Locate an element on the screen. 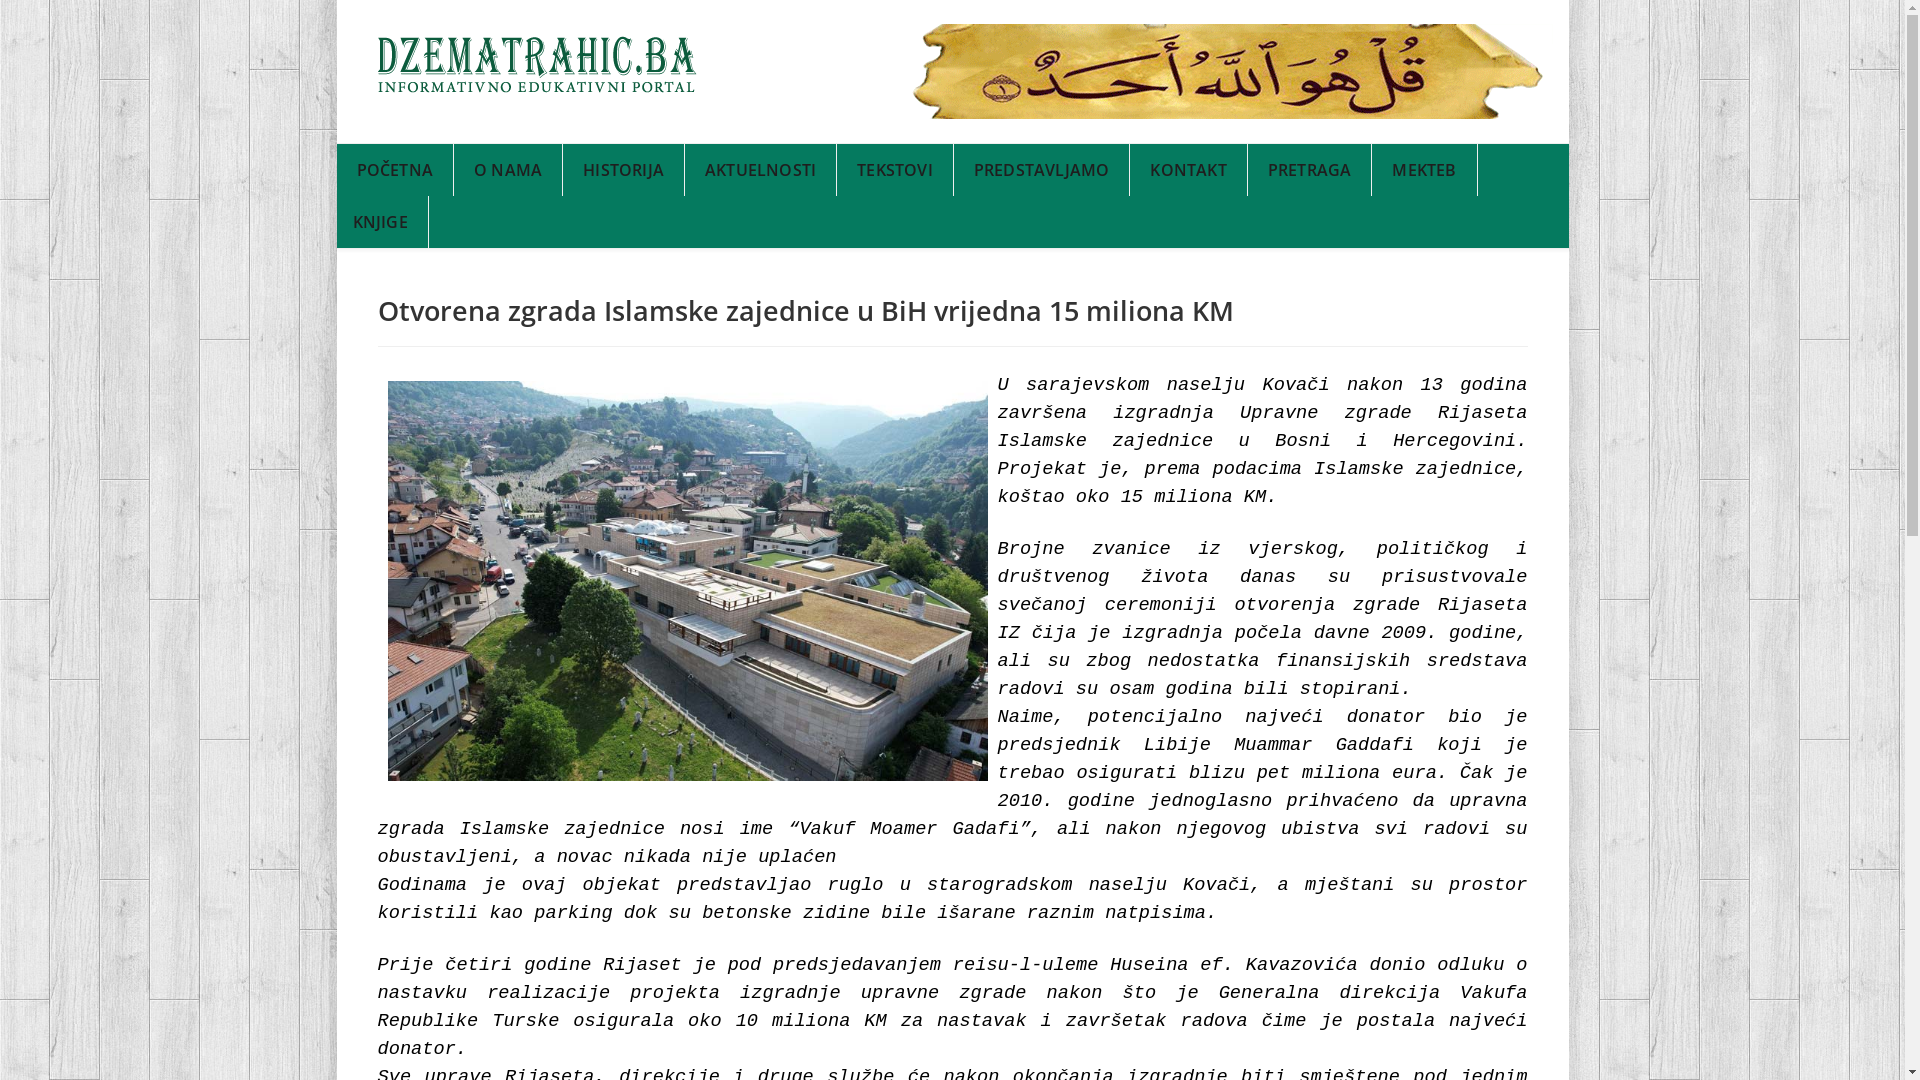 This screenshot has height=1080, width=1920. 'HISTORIJA' is located at coordinates (623, 168).